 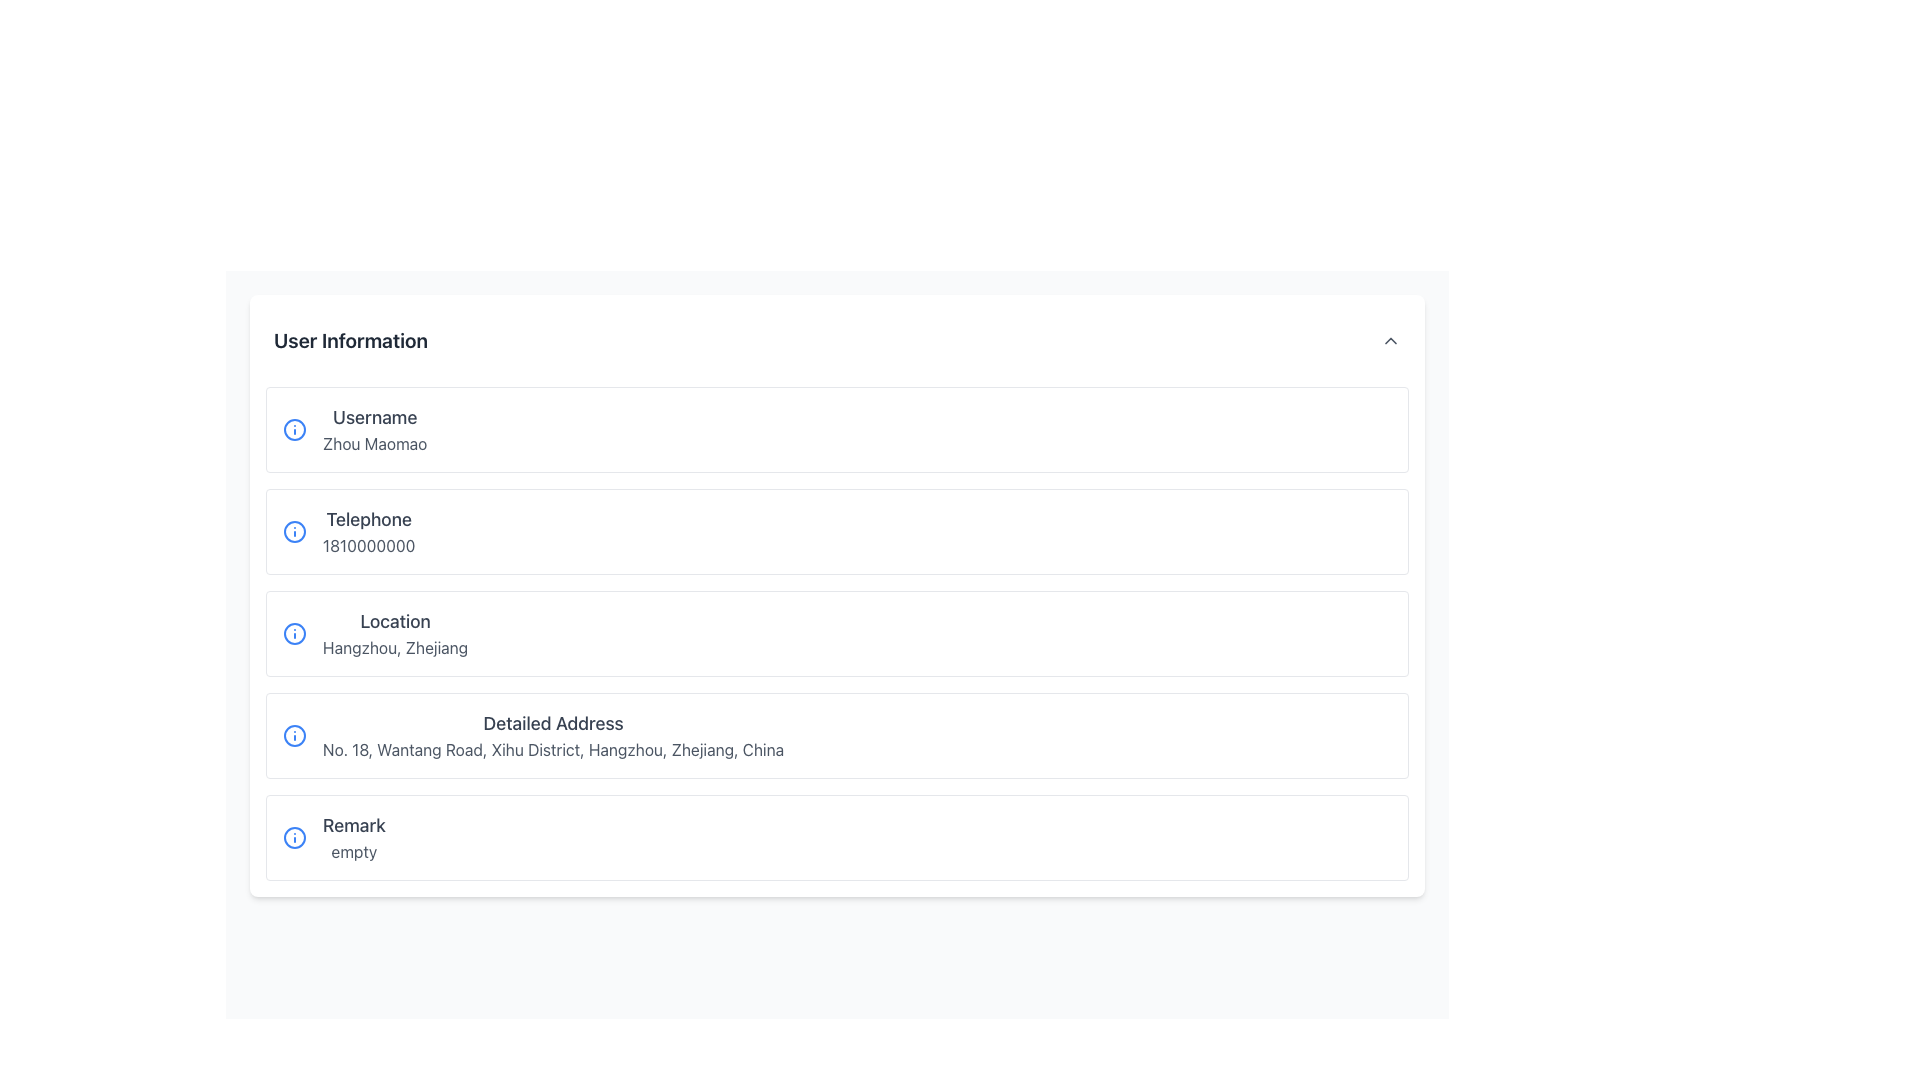 I want to click on the static text displaying 'Hangzhou, Zhejiang', which is located in the 'Location' section of the user information form, below the 'Location' label, so click(x=395, y=648).